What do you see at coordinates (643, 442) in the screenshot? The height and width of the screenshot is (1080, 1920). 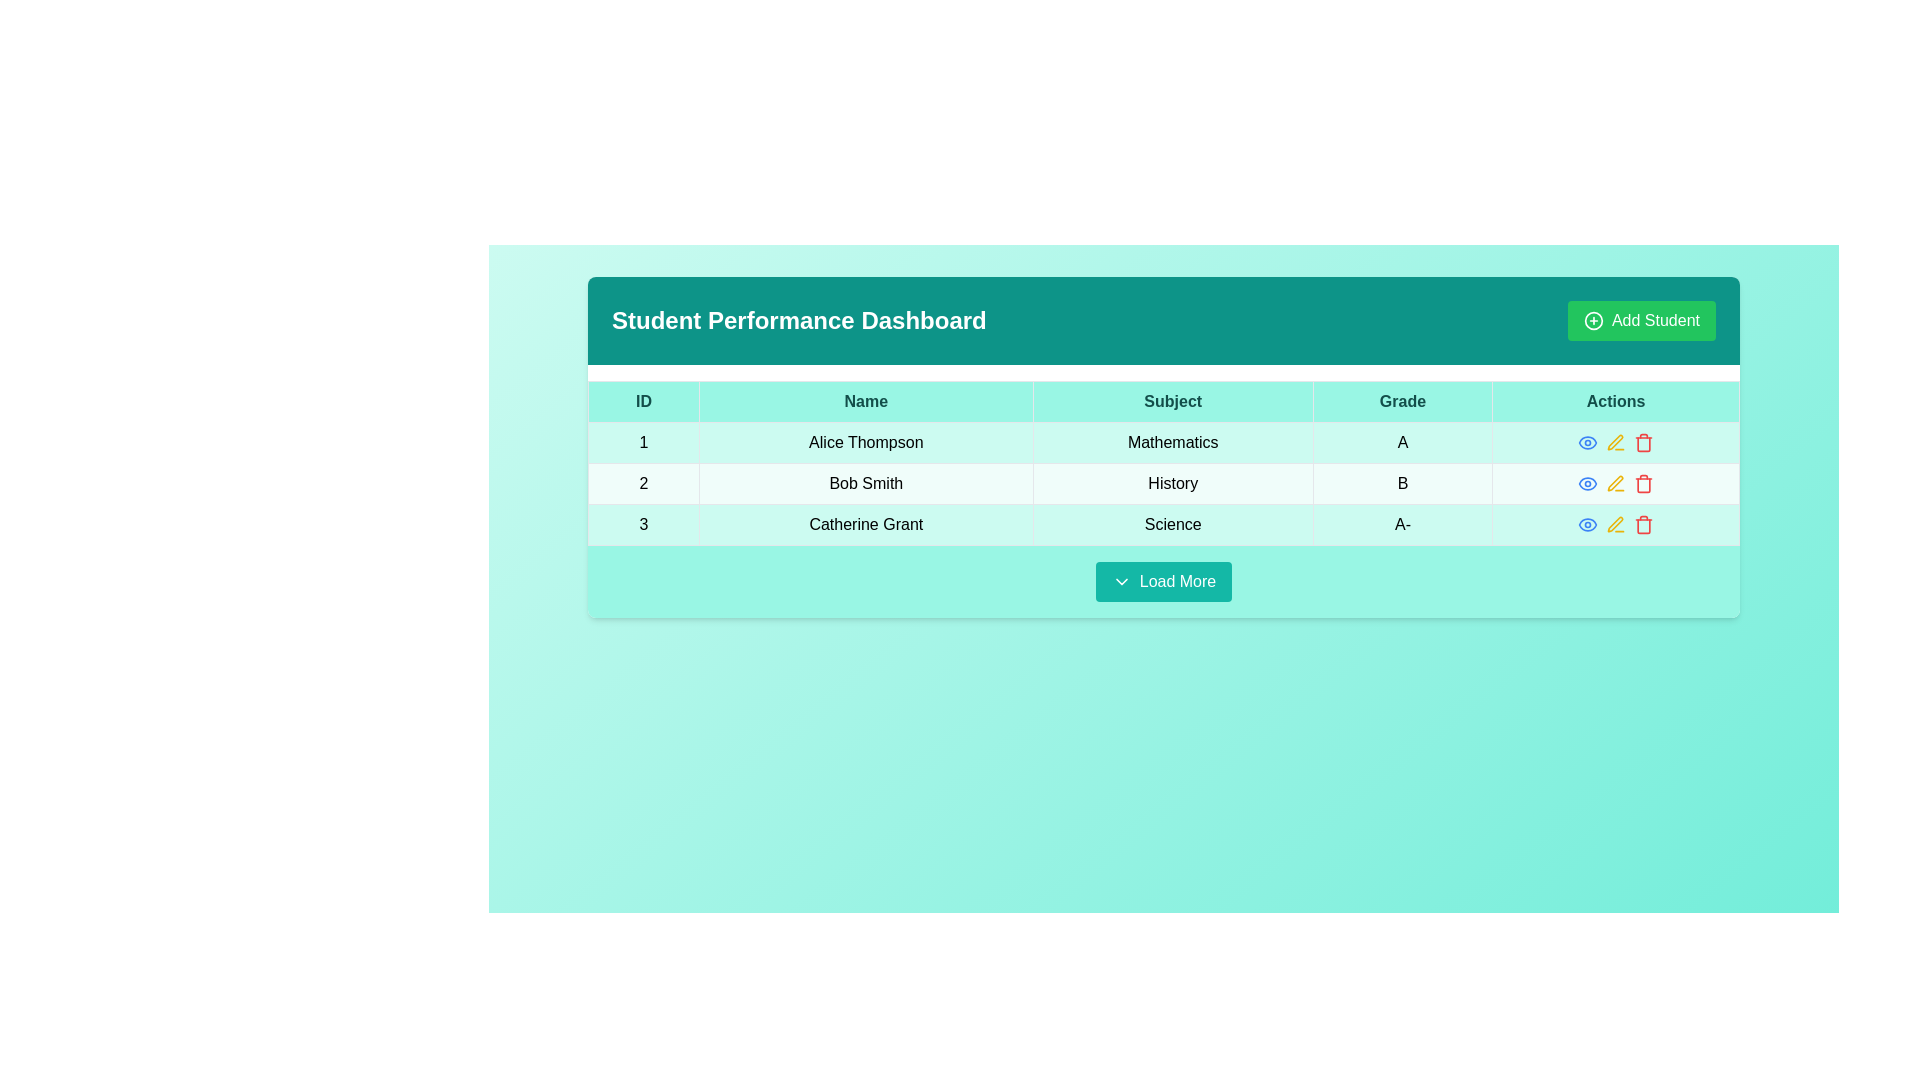 I see `the text element representing the ID or serial number in the first column of the first row of the table, which is aligned with the row containing 'Alice Thompson'` at bounding box center [643, 442].